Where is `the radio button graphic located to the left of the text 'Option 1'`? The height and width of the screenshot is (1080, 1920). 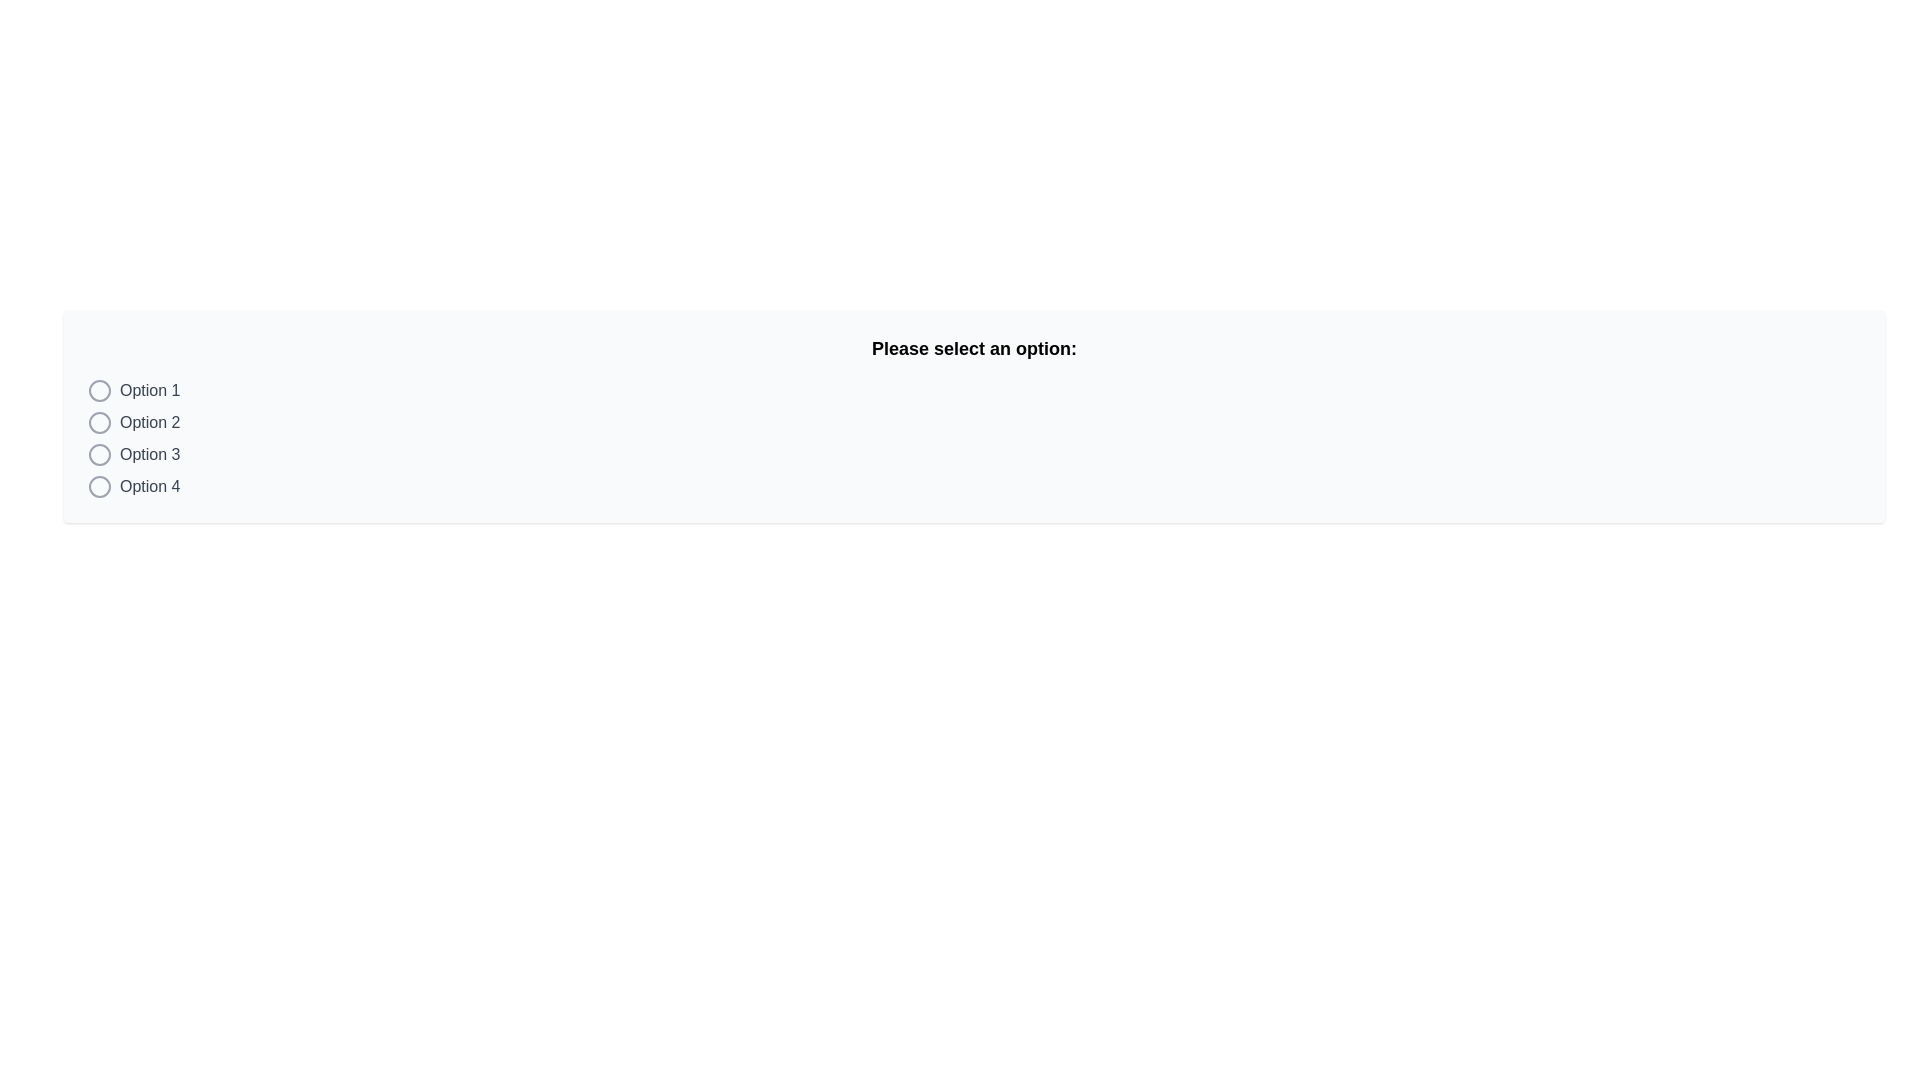 the radio button graphic located to the left of the text 'Option 1' is located at coordinates (99, 390).